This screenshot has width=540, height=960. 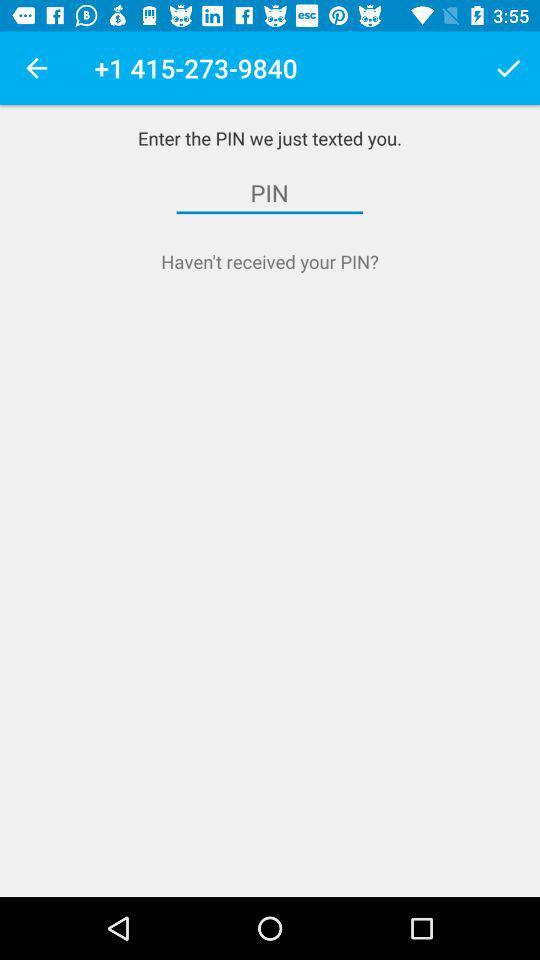 What do you see at coordinates (508, 68) in the screenshot?
I see `the item to the right of the 1 415 273 icon` at bounding box center [508, 68].